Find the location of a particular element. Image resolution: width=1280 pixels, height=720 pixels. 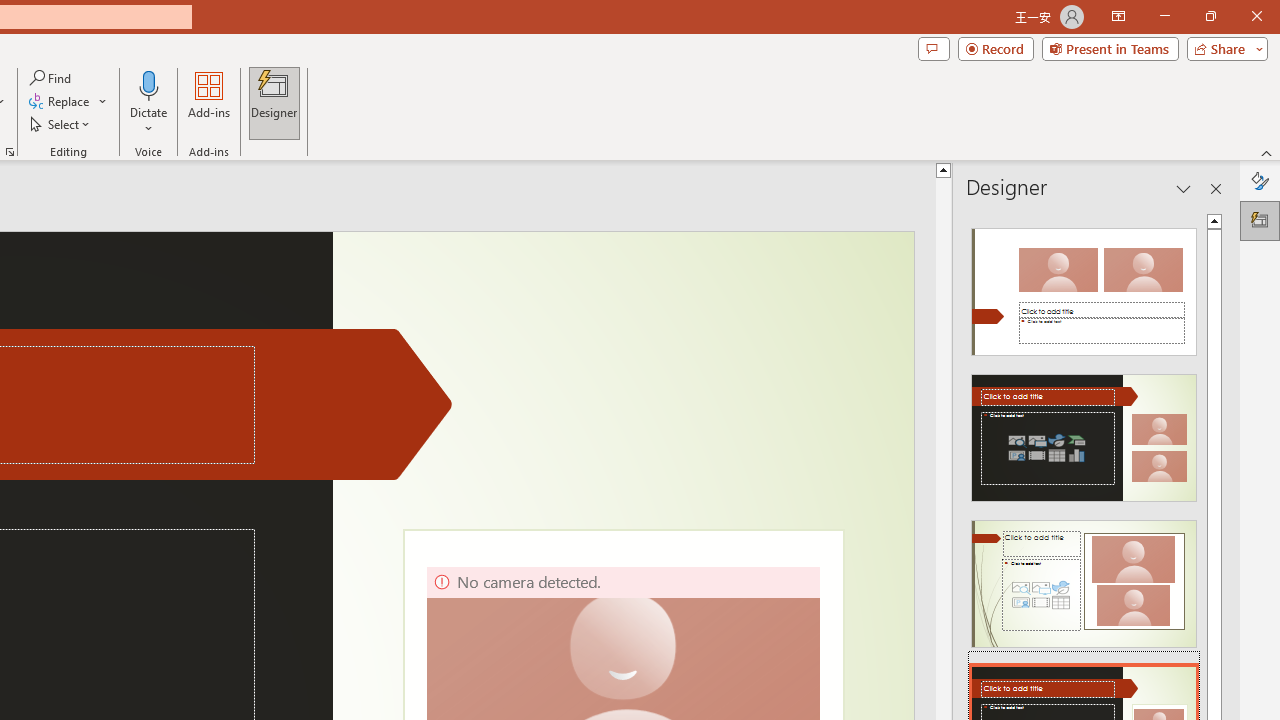

'Dictate' is located at coordinates (148, 84).